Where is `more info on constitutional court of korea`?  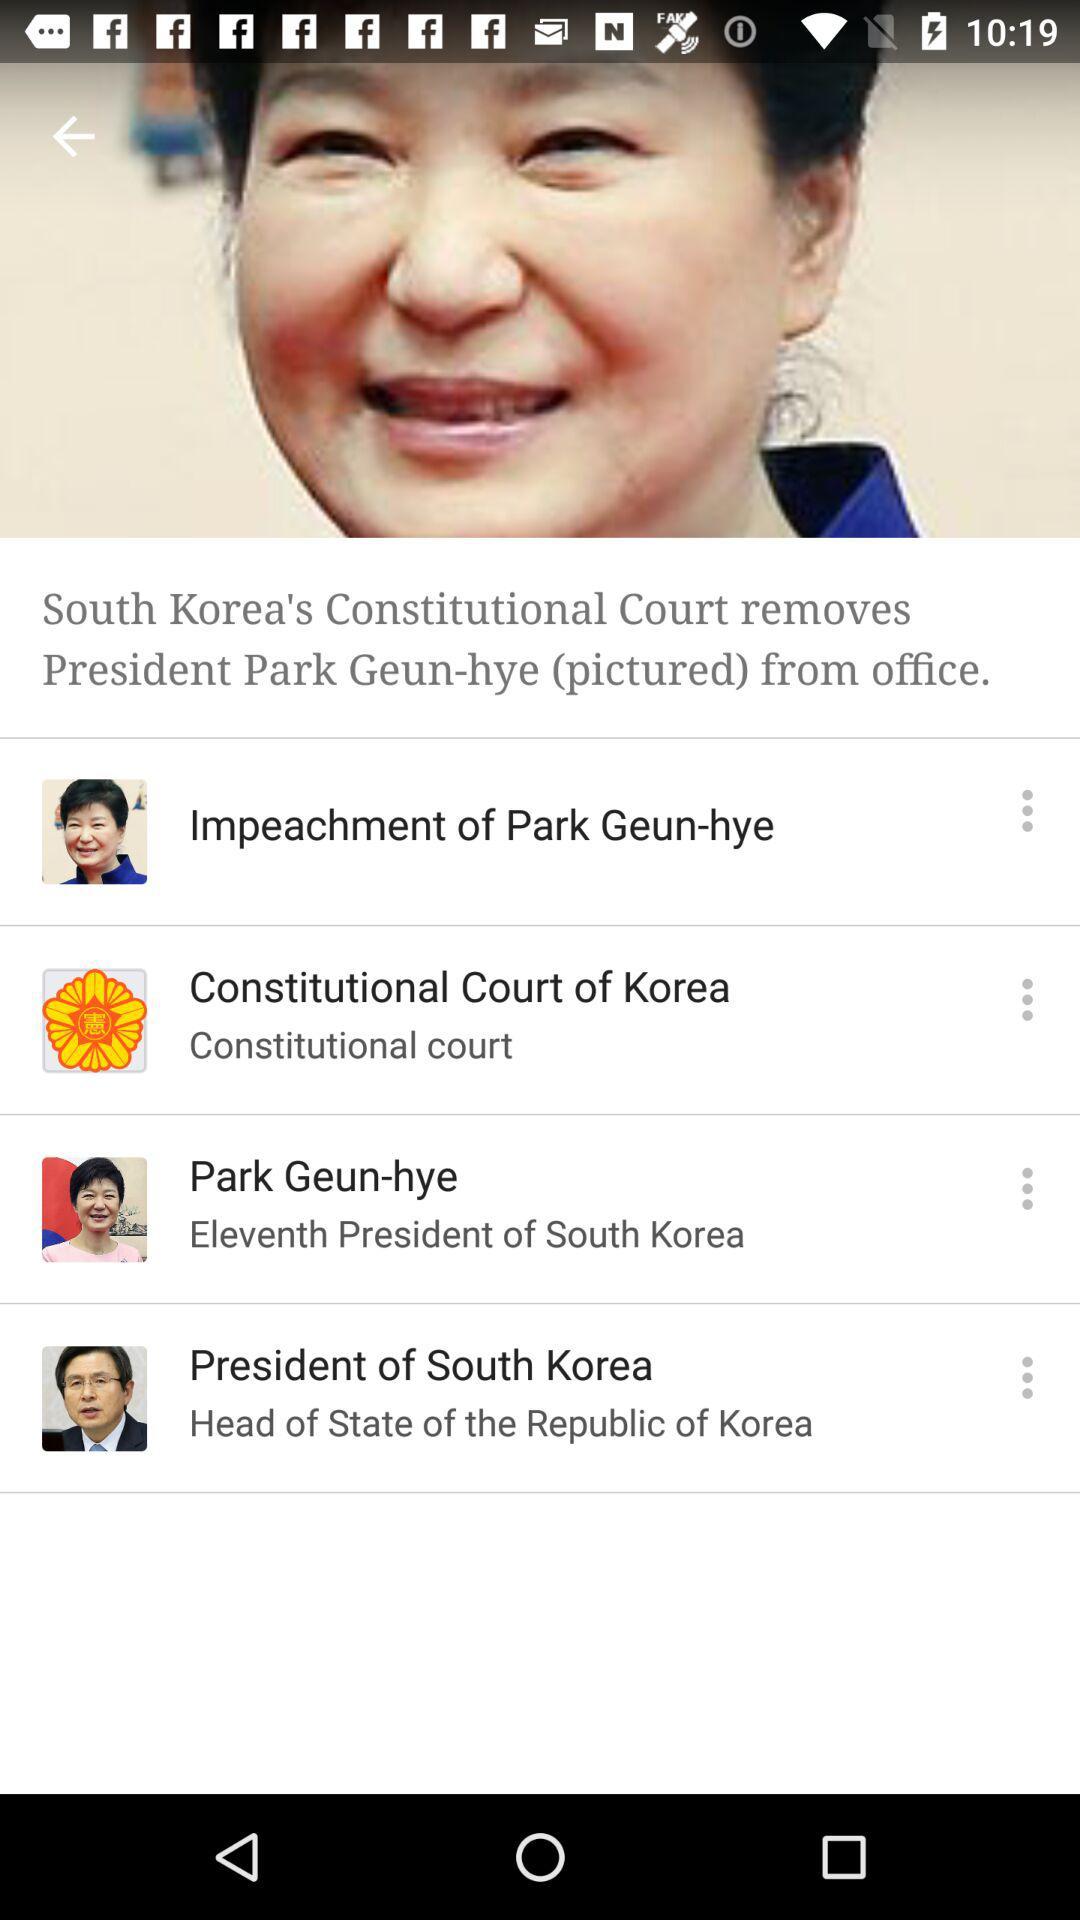
more info on constitutional court of korea is located at coordinates (1027, 999).